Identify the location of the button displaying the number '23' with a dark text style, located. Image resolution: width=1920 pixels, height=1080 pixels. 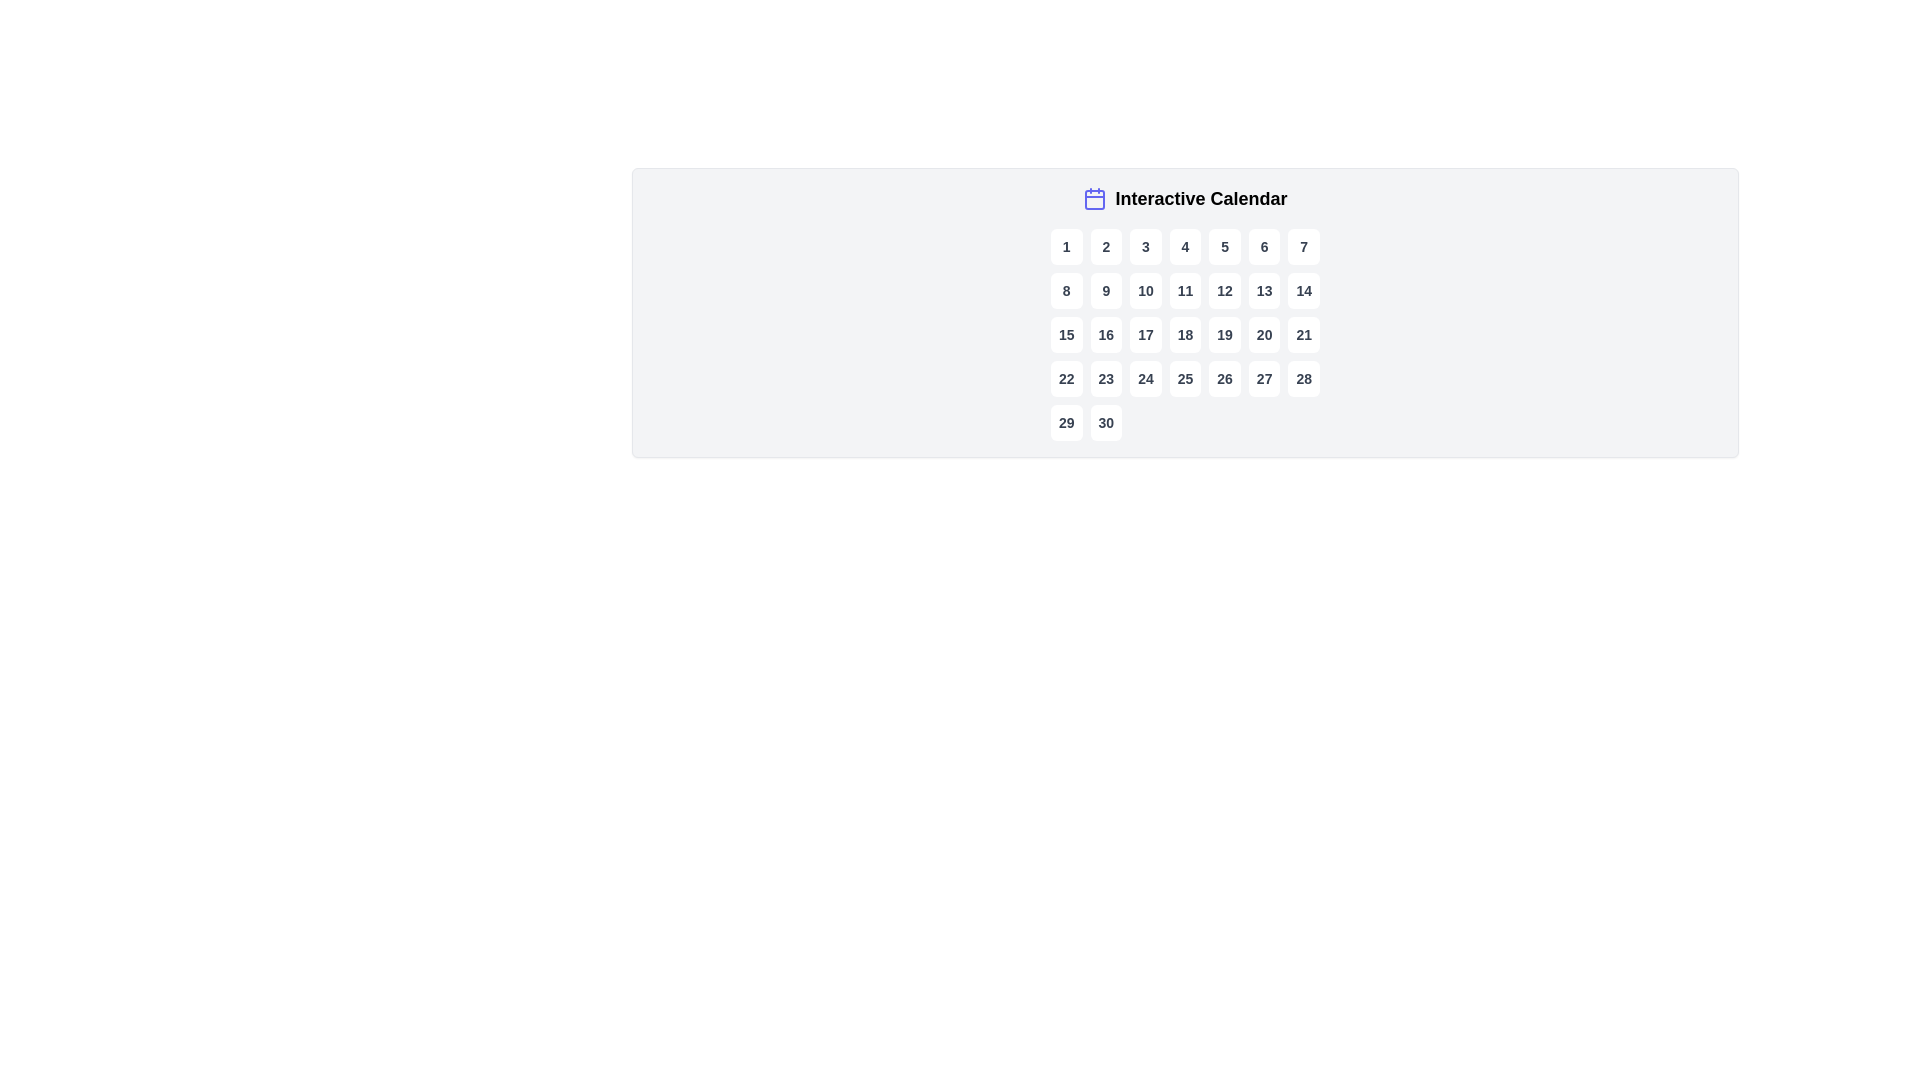
(1105, 378).